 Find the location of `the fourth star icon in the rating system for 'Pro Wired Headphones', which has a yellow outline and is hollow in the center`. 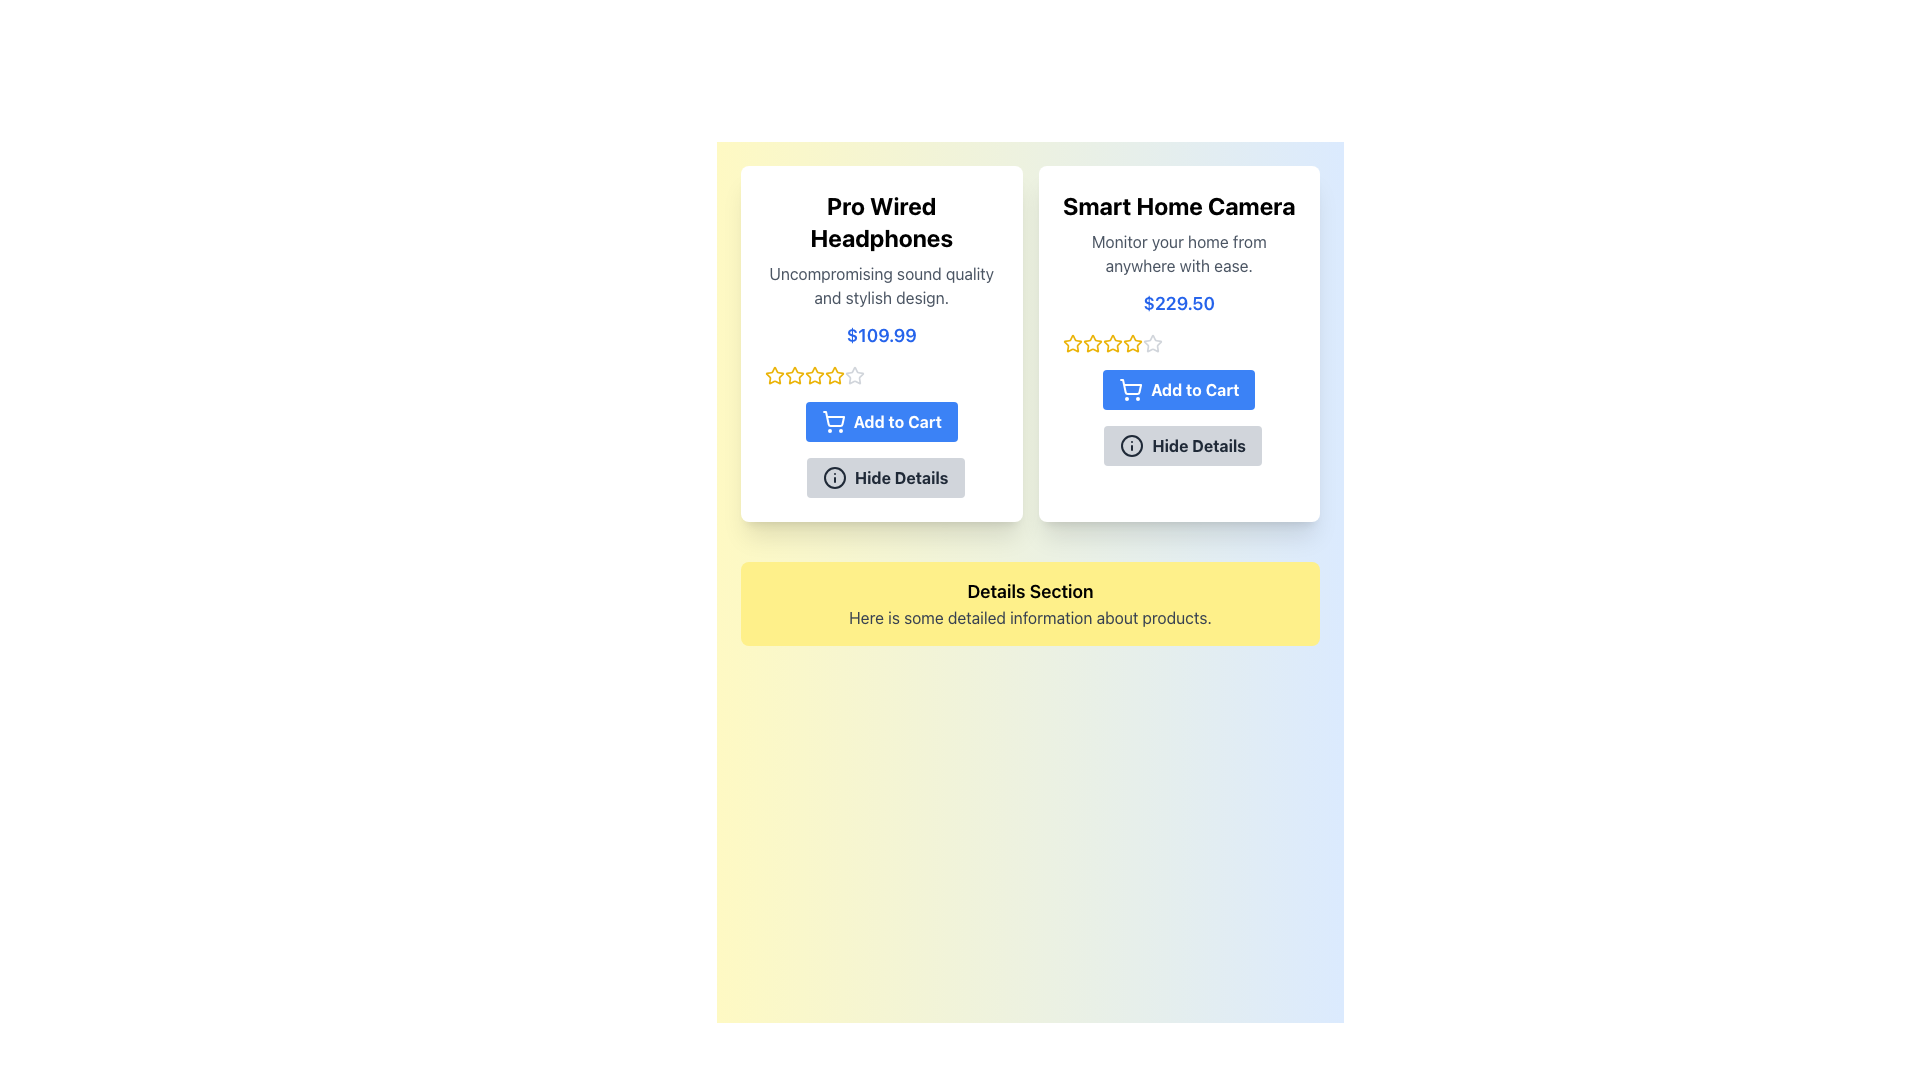

the fourth star icon in the rating system for 'Pro Wired Headphones', which has a yellow outline and is hollow in the center is located at coordinates (835, 375).